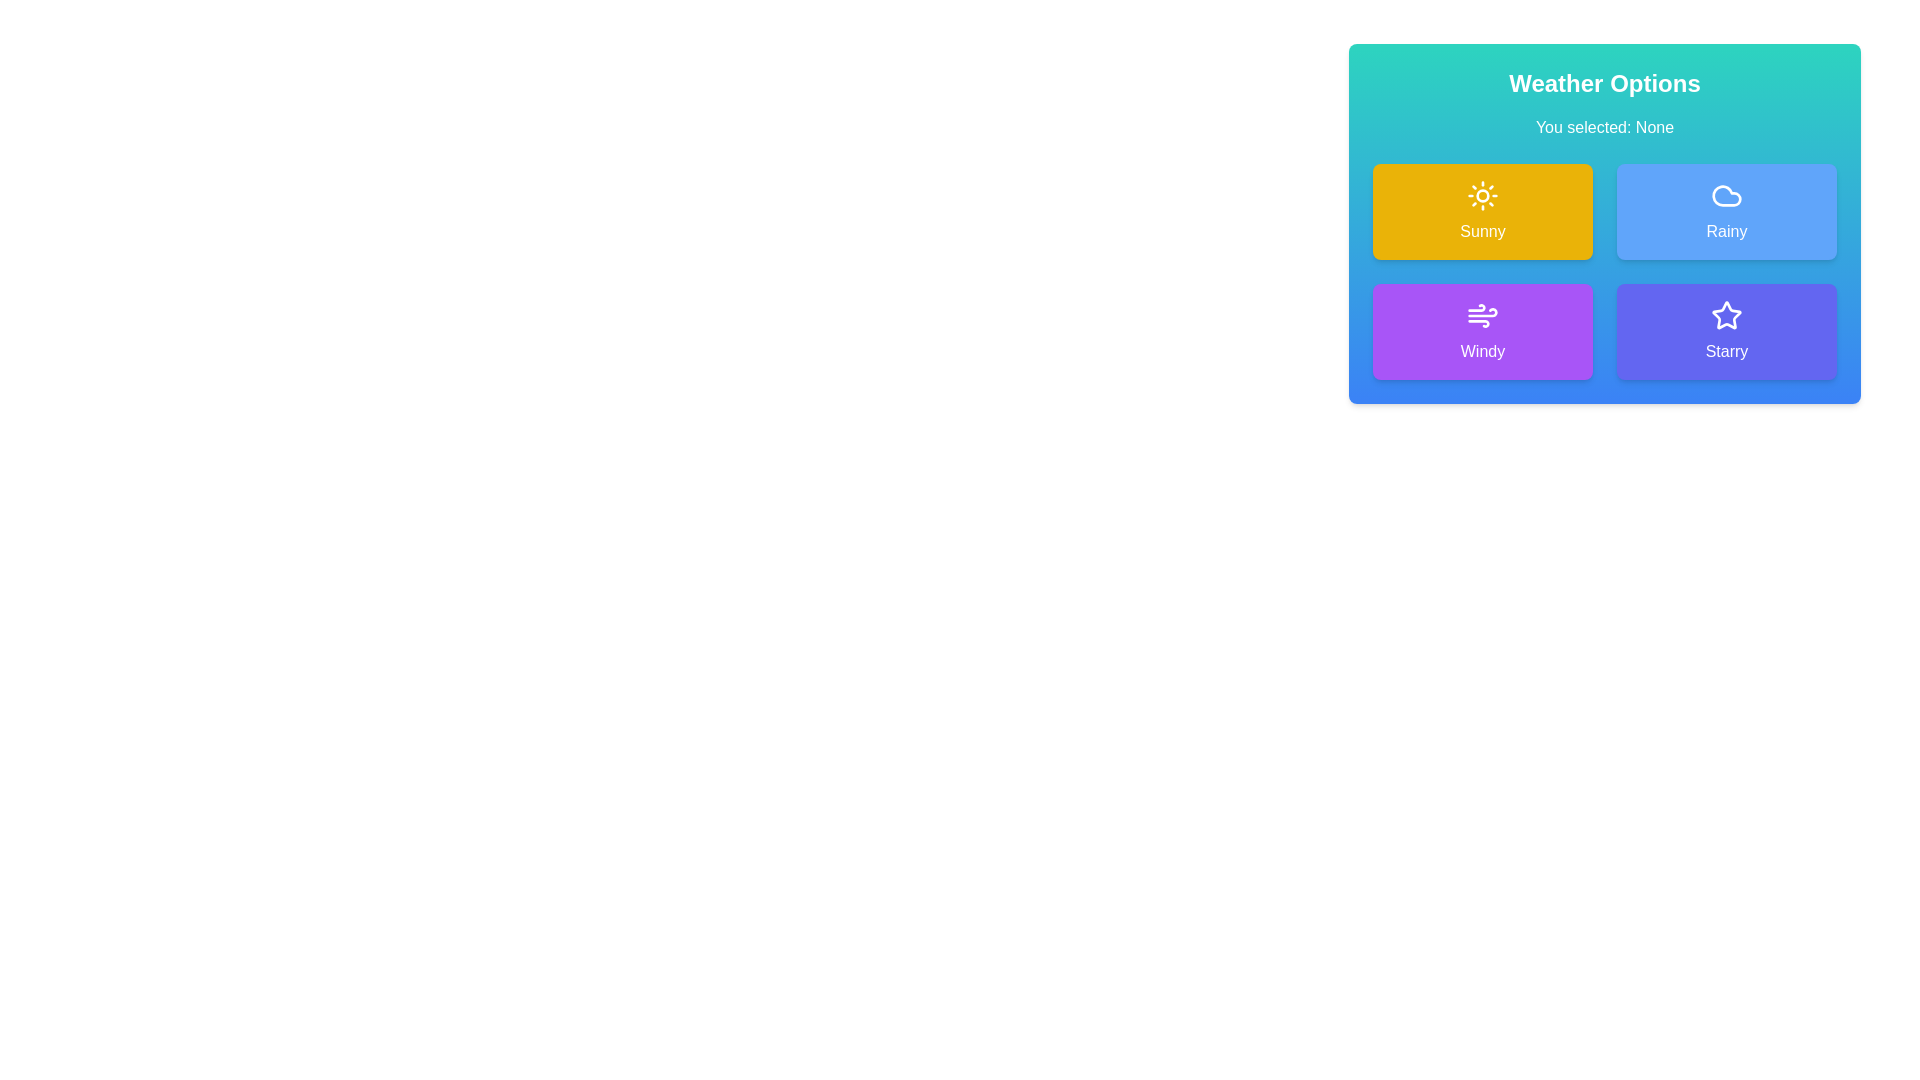  Describe the element at coordinates (1725, 315) in the screenshot. I see `the star icon in the bottom-right corner of the weather selection interface` at that location.